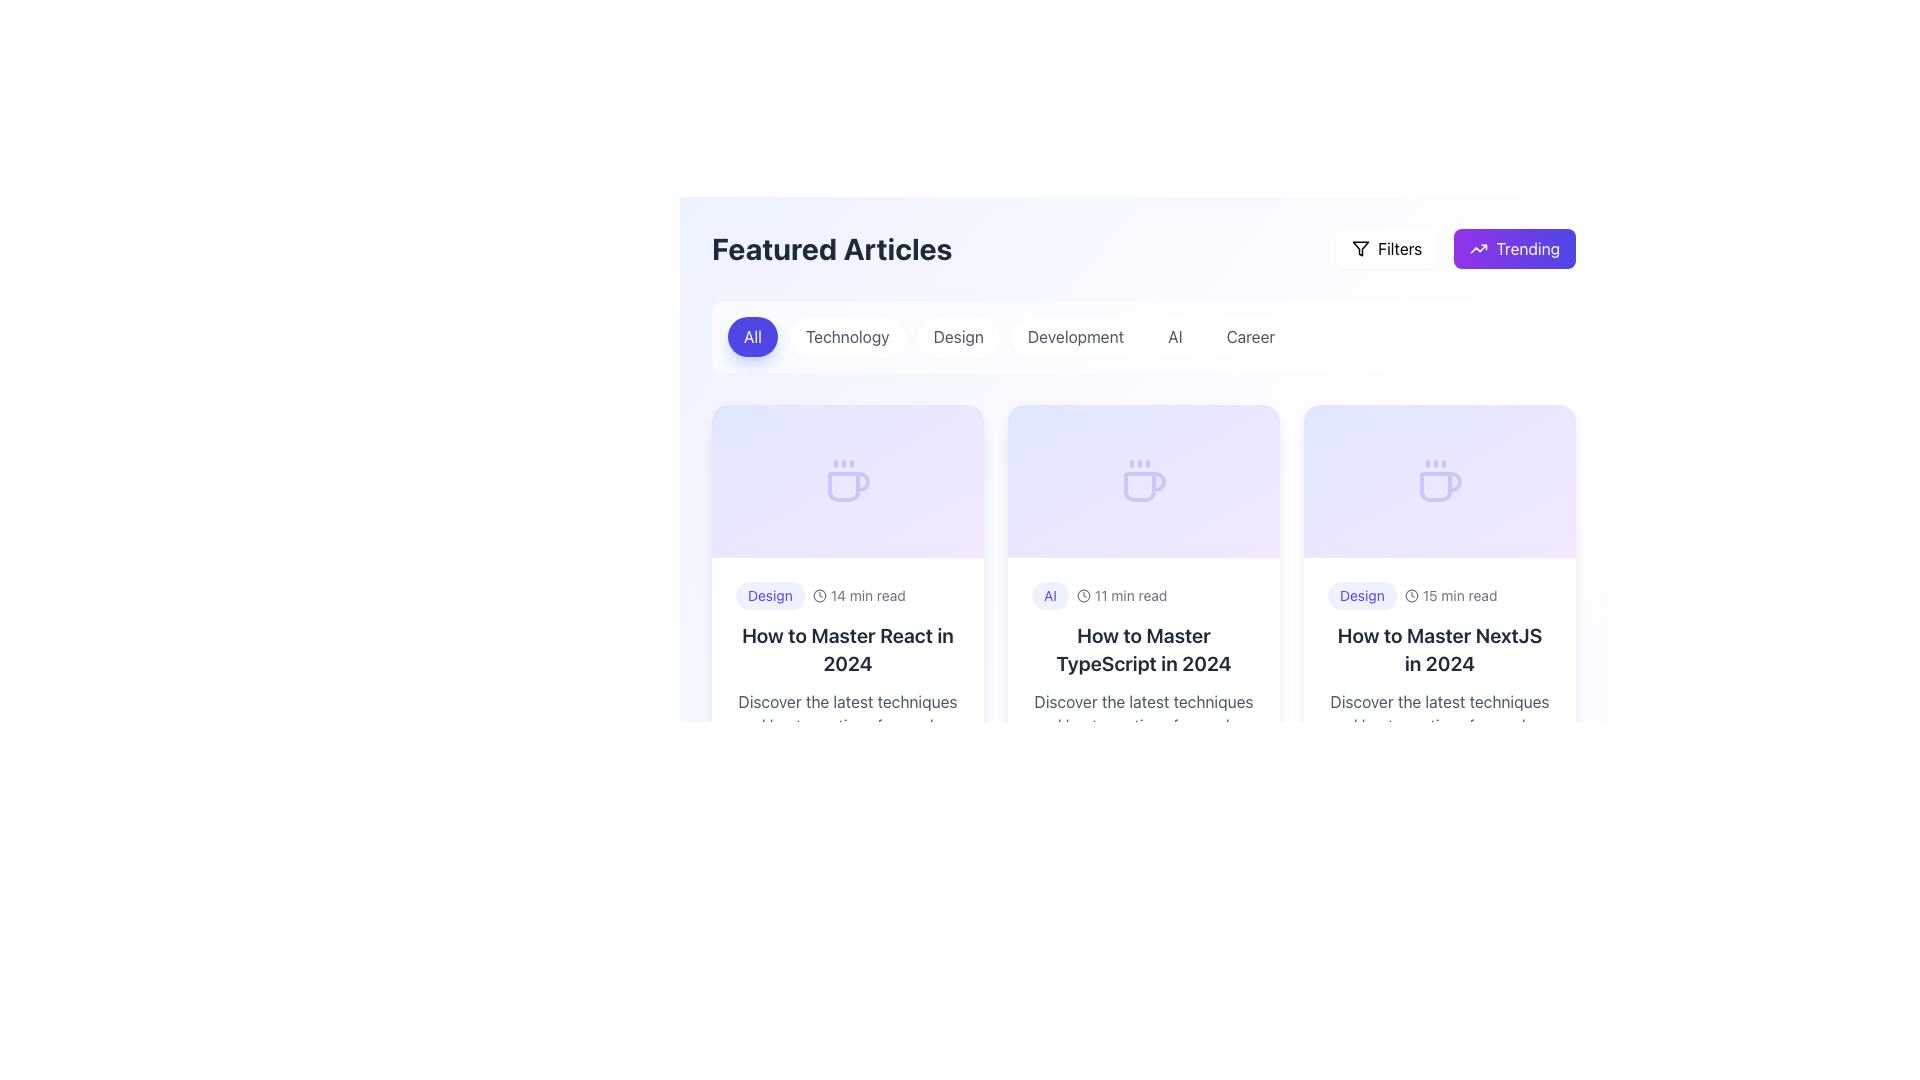 The width and height of the screenshot is (1920, 1080). What do you see at coordinates (847, 335) in the screenshot?
I see `the 'Technology' filter button located in the horizontal row of category buttons below the 'Featured Articles' header` at bounding box center [847, 335].